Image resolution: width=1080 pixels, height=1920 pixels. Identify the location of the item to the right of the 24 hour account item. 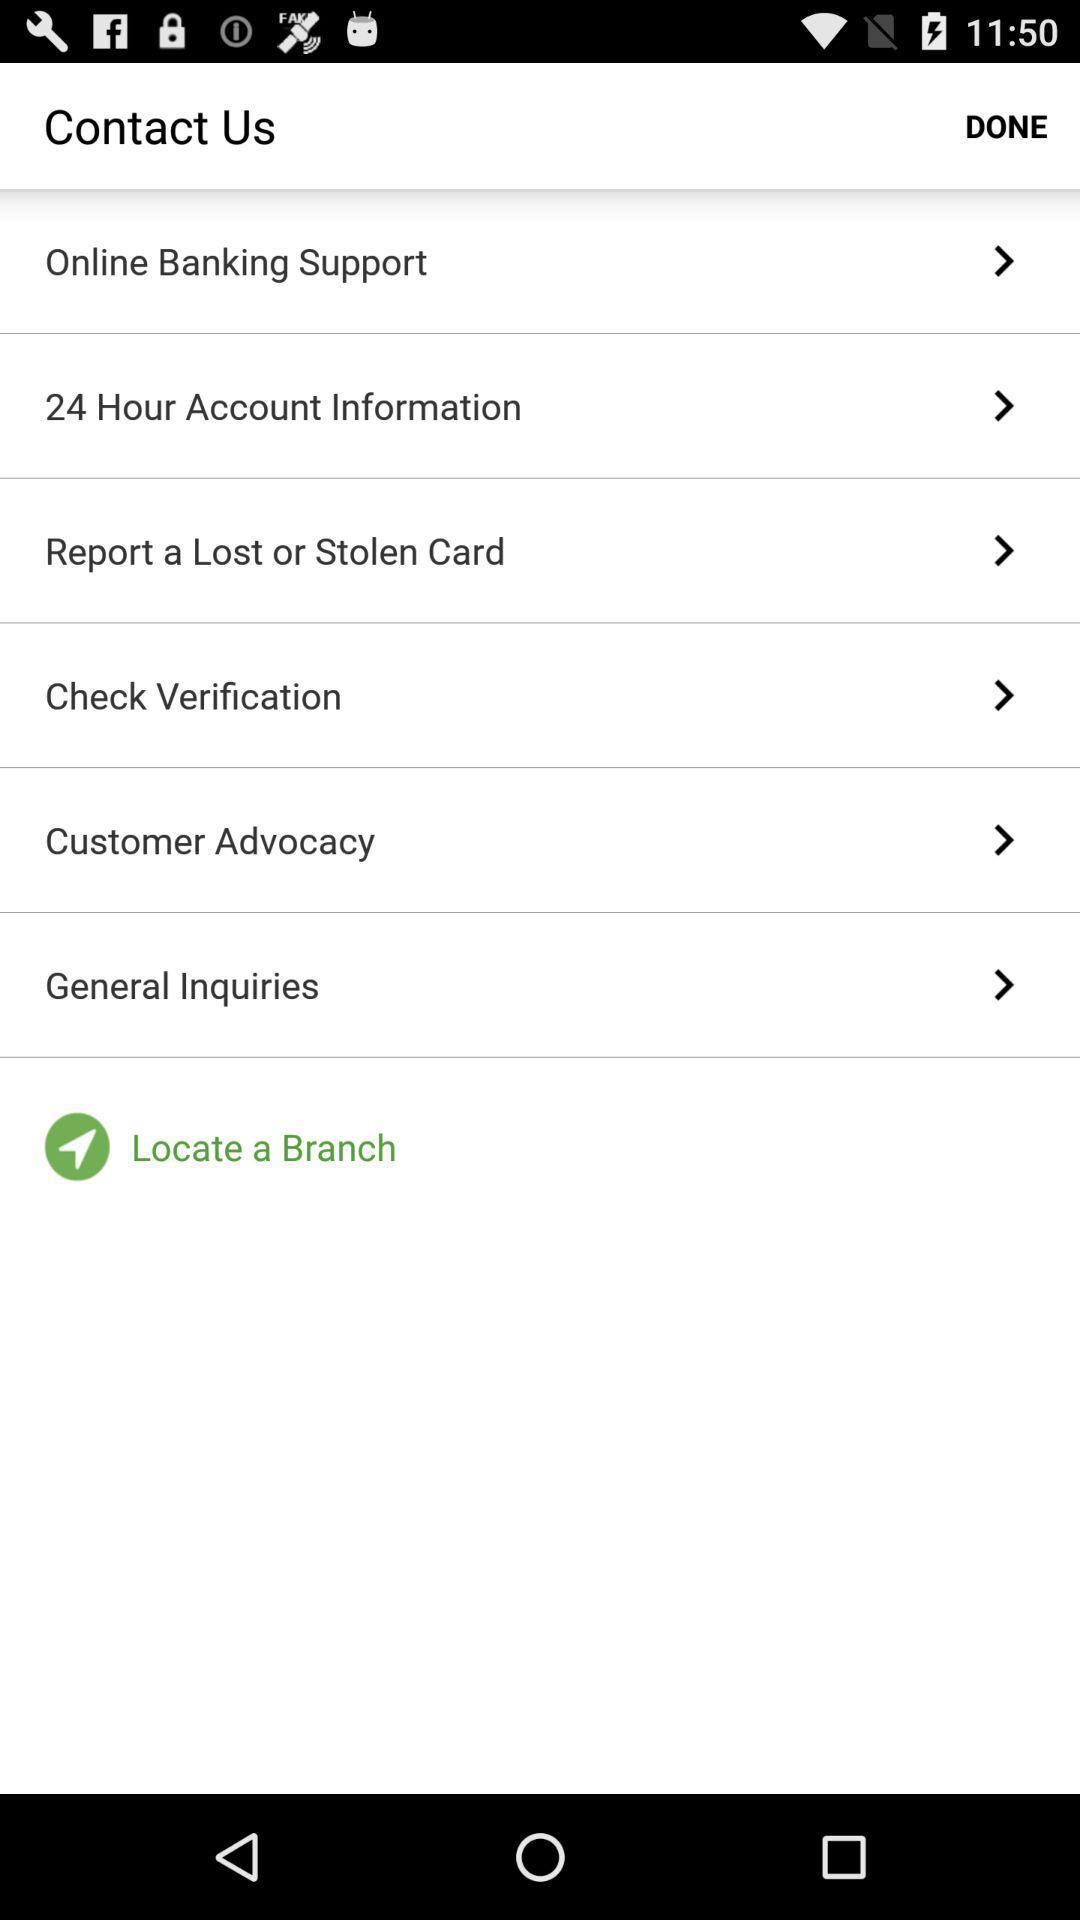
(1003, 404).